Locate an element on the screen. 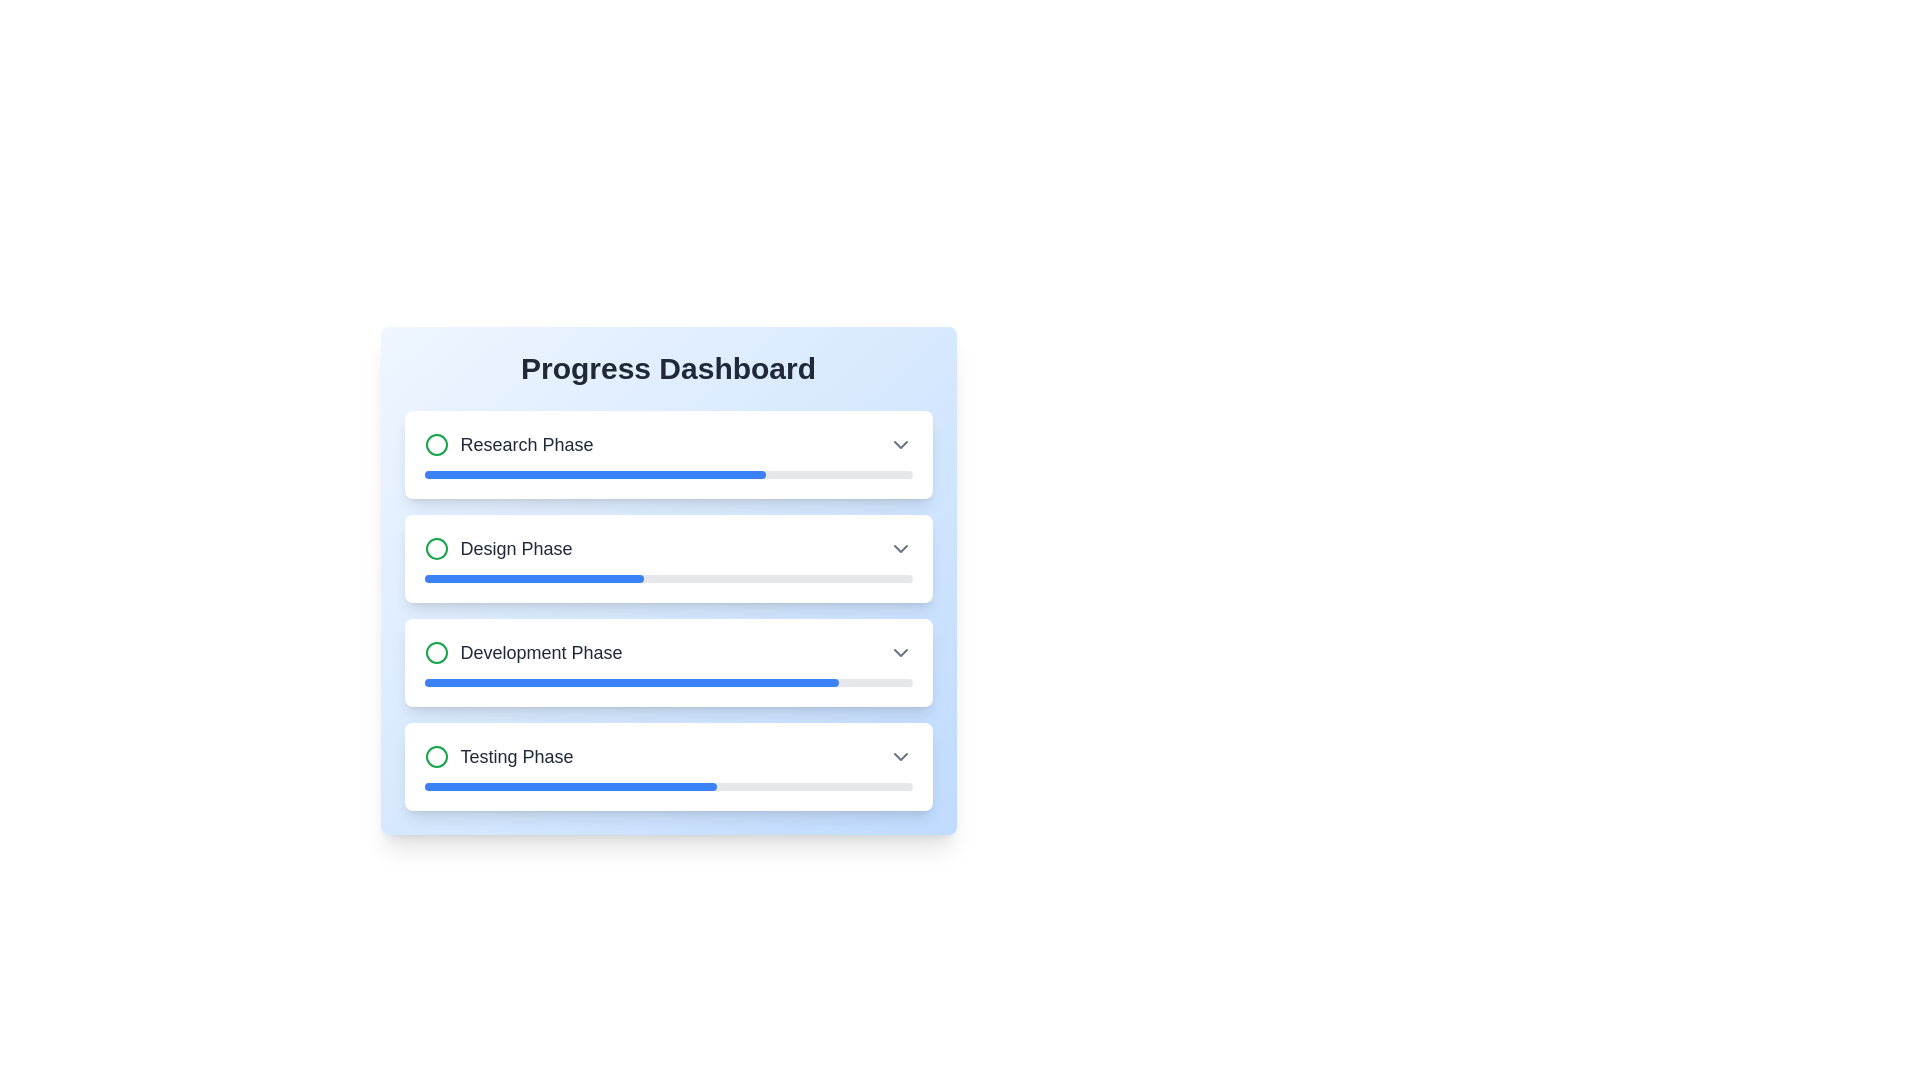 The width and height of the screenshot is (1920, 1080). text from the label indicating the current phase in the process tracking interface, which is the third item in the list, positioned between 'Design Phase' and 'Testing Phase.' is located at coordinates (523, 652).